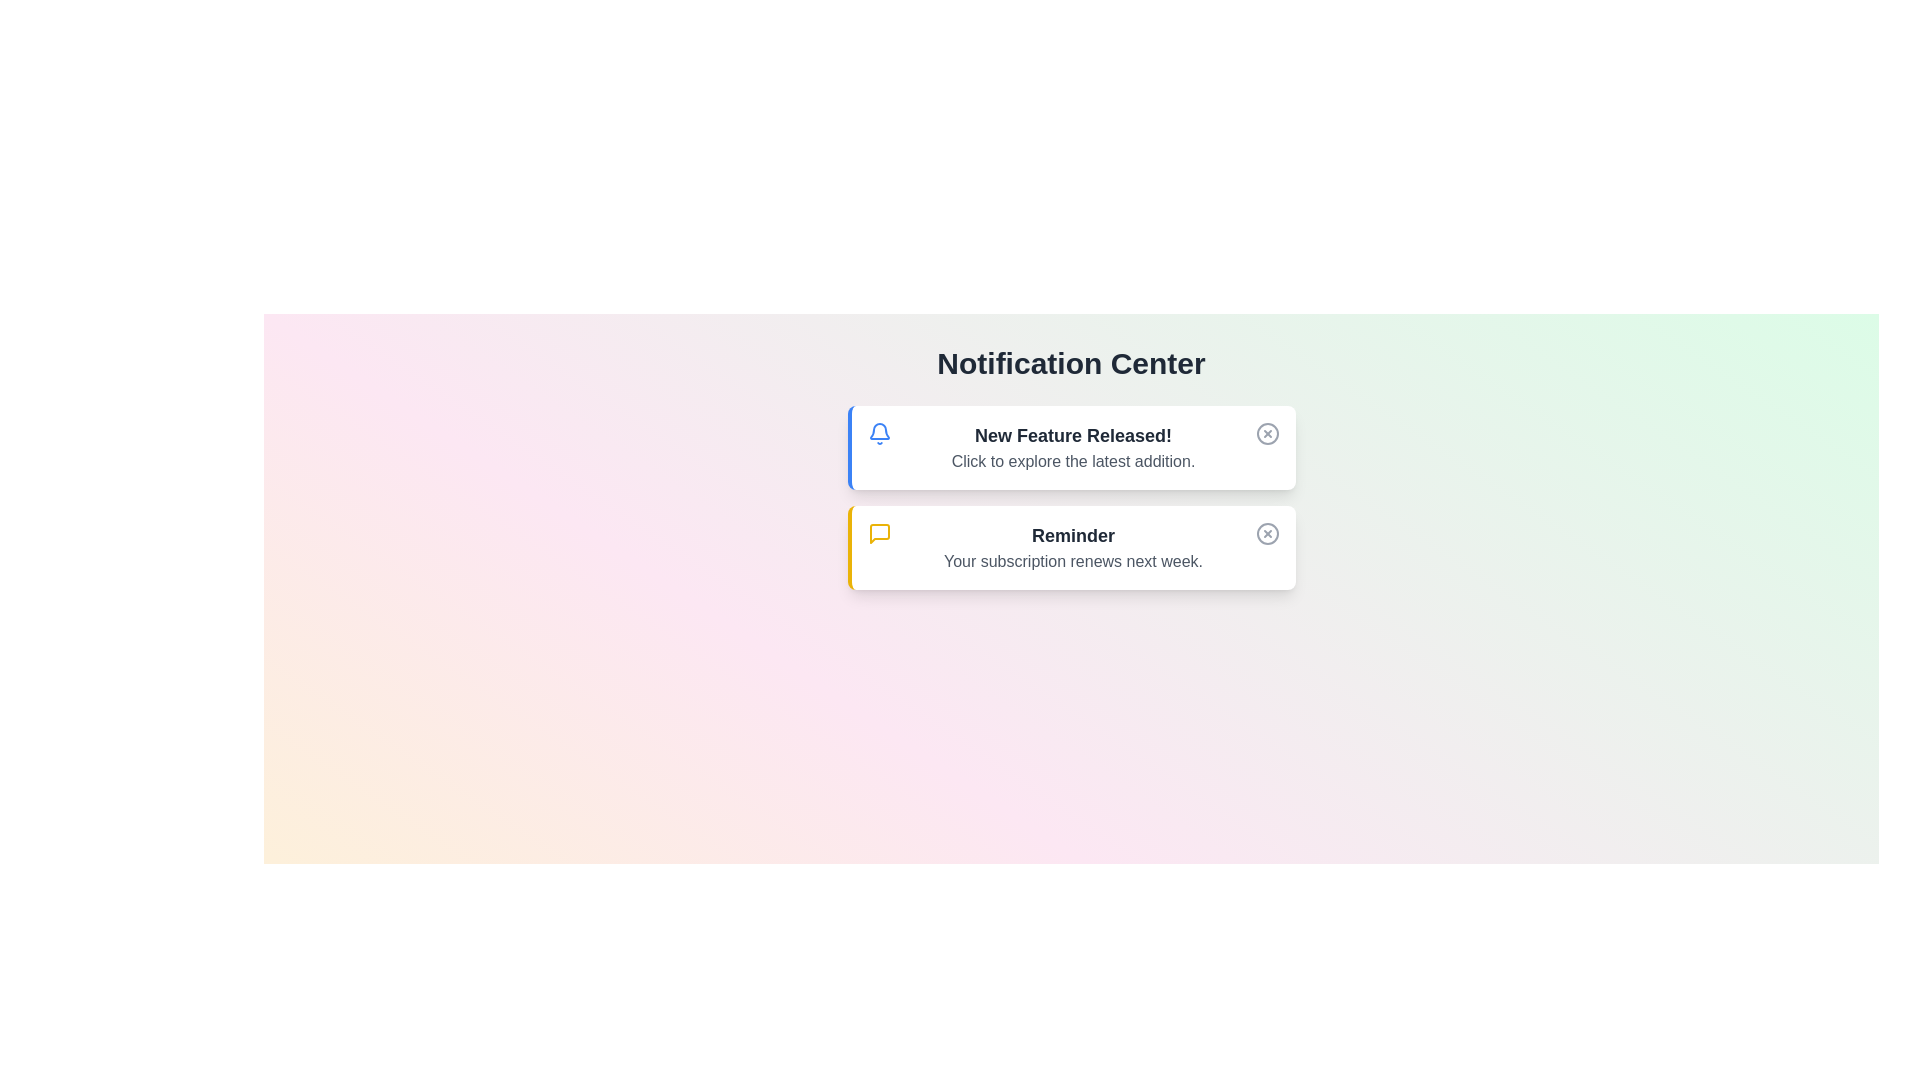 This screenshot has height=1080, width=1920. I want to click on the notification titled 'New Feature Released!' to view its details, so click(1070, 446).